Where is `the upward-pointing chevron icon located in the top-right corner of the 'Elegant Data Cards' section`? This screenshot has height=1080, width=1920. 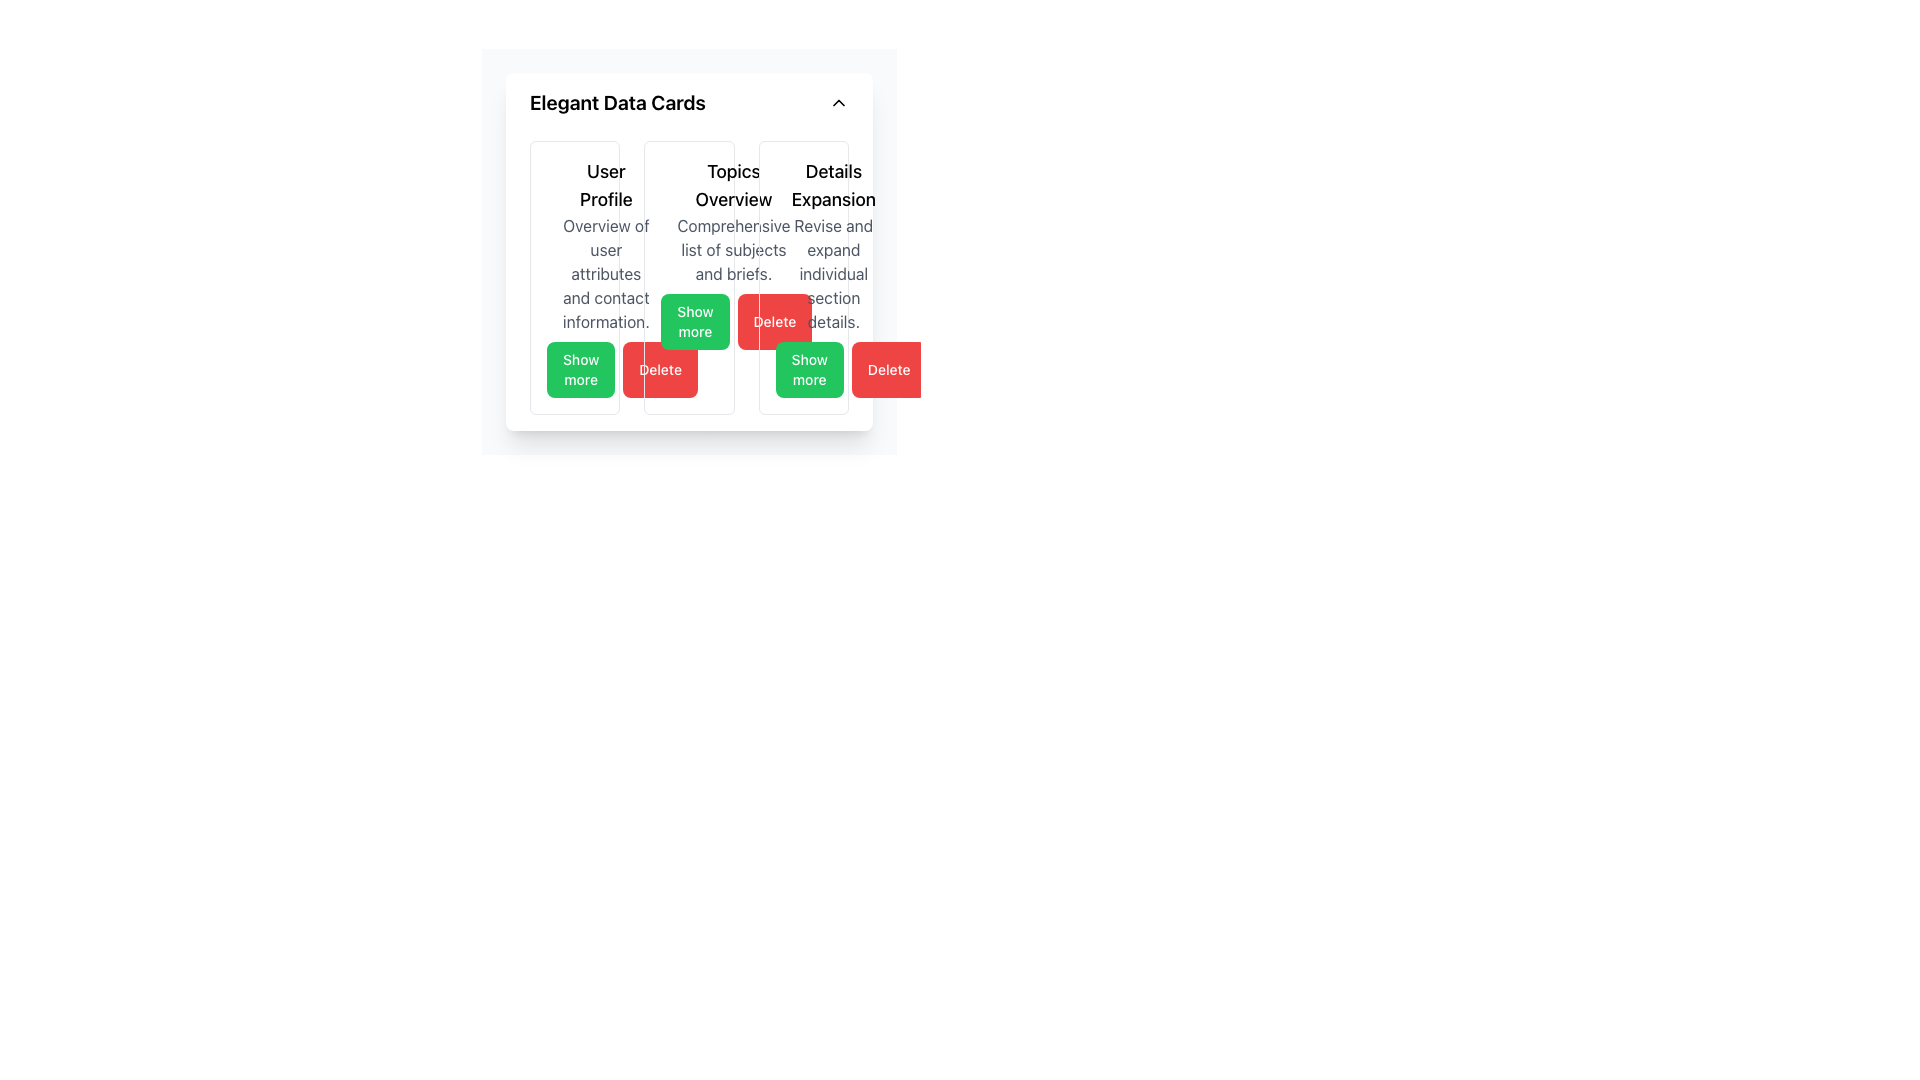 the upward-pointing chevron icon located in the top-right corner of the 'Elegant Data Cards' section is located at coordinates (839, 103).